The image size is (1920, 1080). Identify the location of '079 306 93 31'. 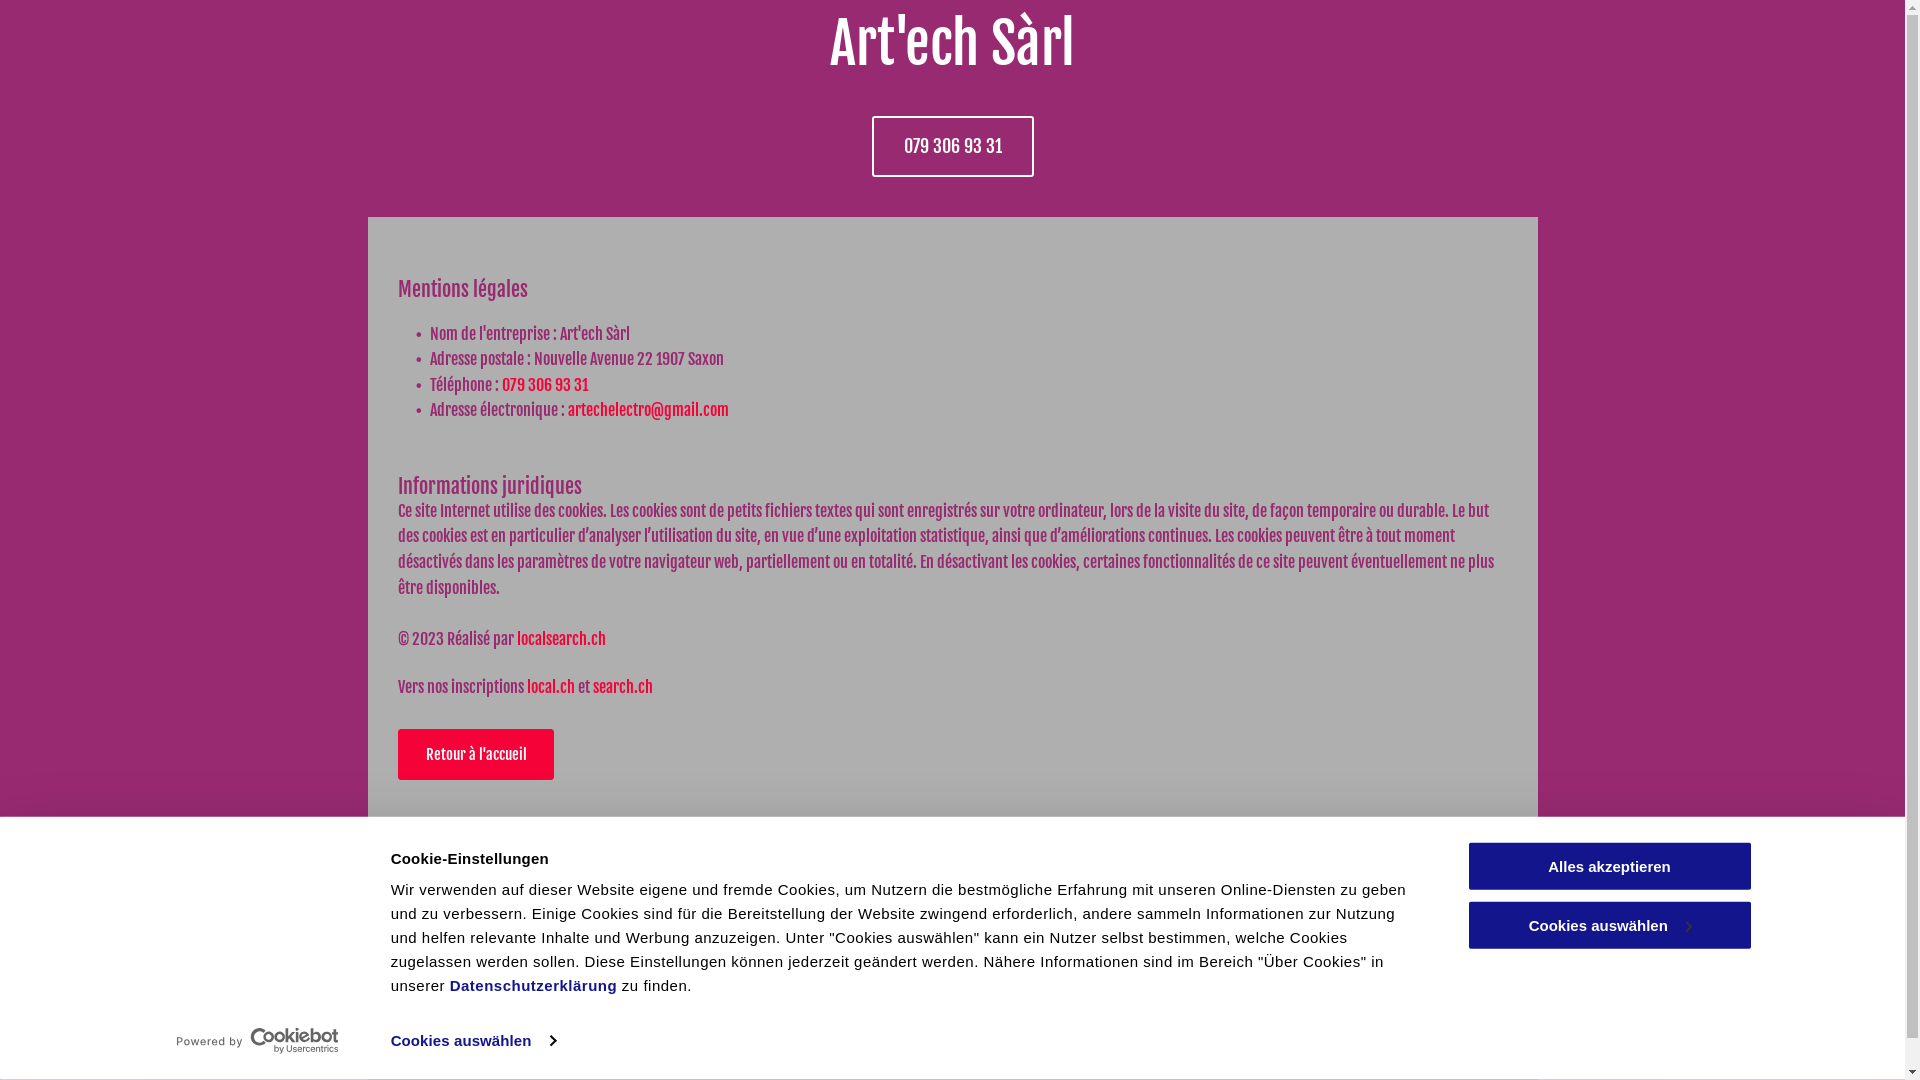
(502, 385).